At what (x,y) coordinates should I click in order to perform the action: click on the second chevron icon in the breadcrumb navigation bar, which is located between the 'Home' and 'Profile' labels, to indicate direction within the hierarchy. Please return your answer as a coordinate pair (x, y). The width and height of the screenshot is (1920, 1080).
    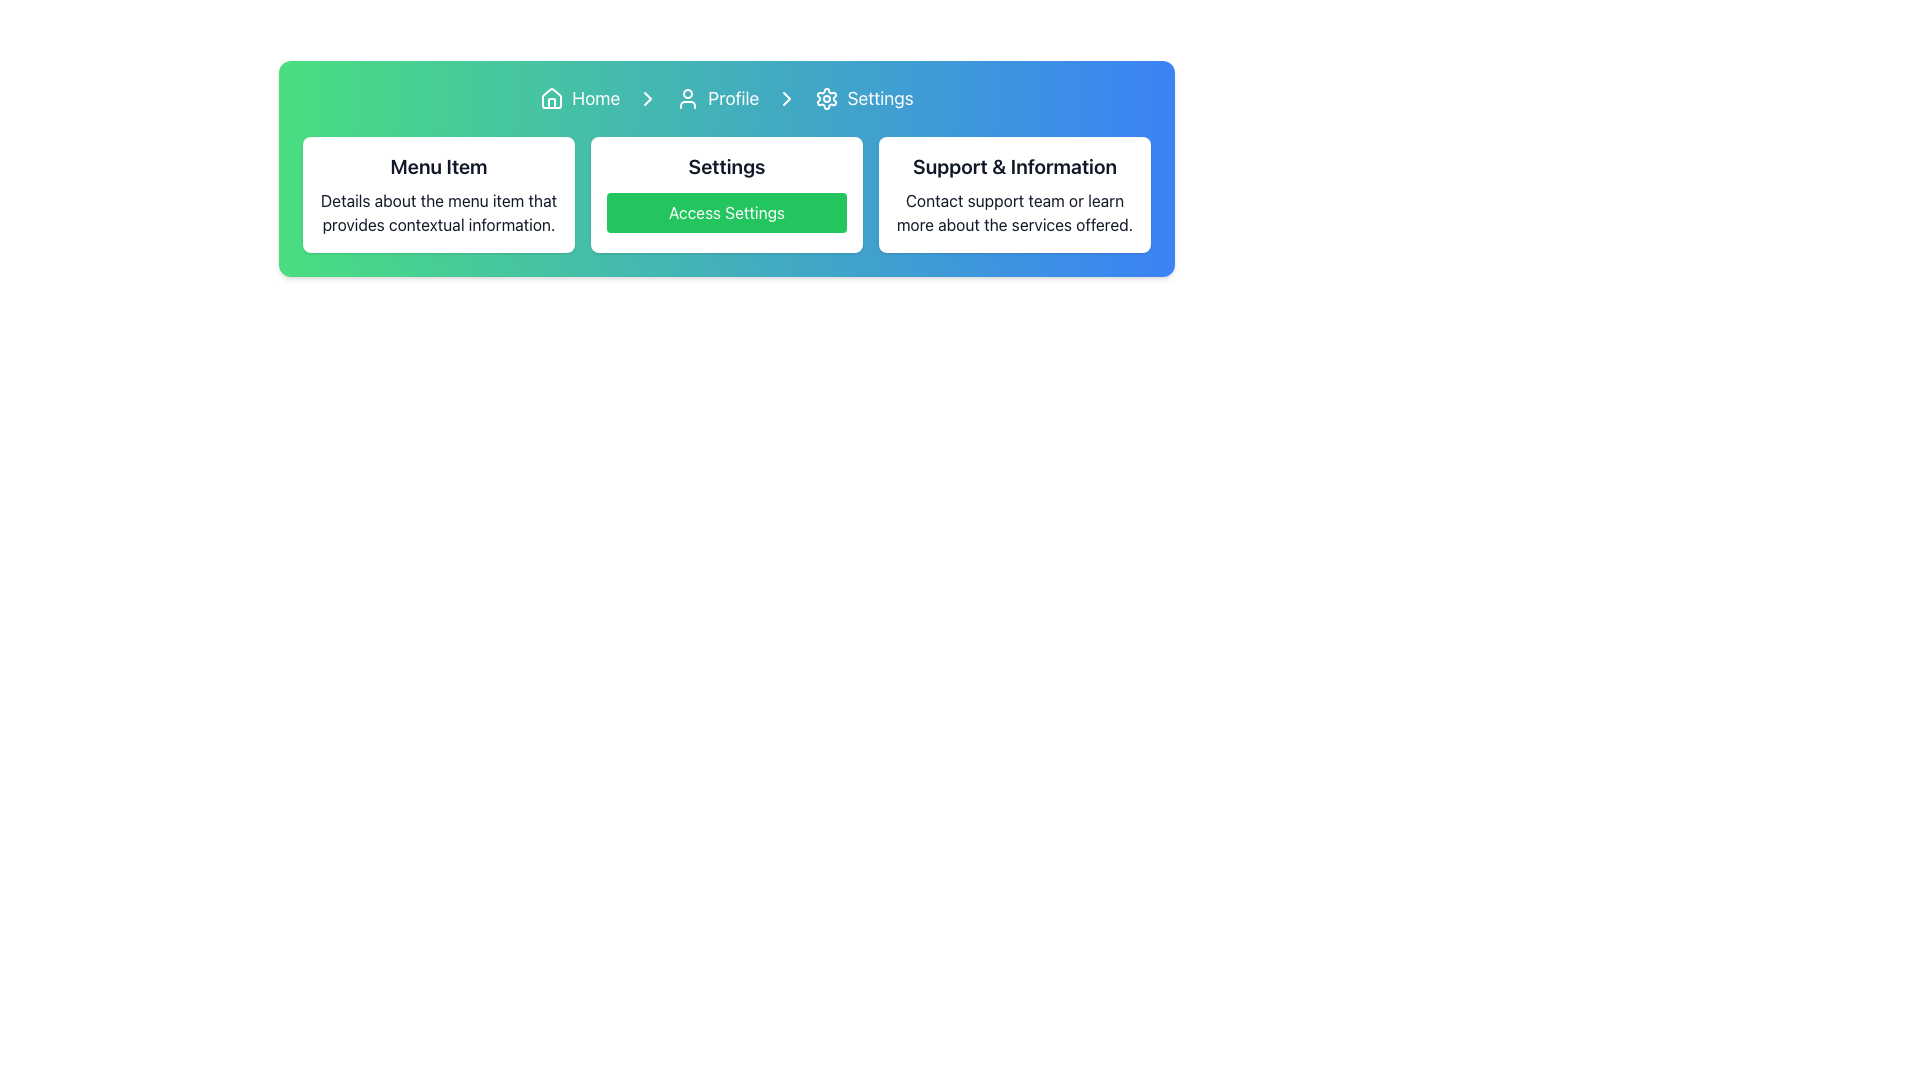
    Looking at the image, I should click on (648, 99).